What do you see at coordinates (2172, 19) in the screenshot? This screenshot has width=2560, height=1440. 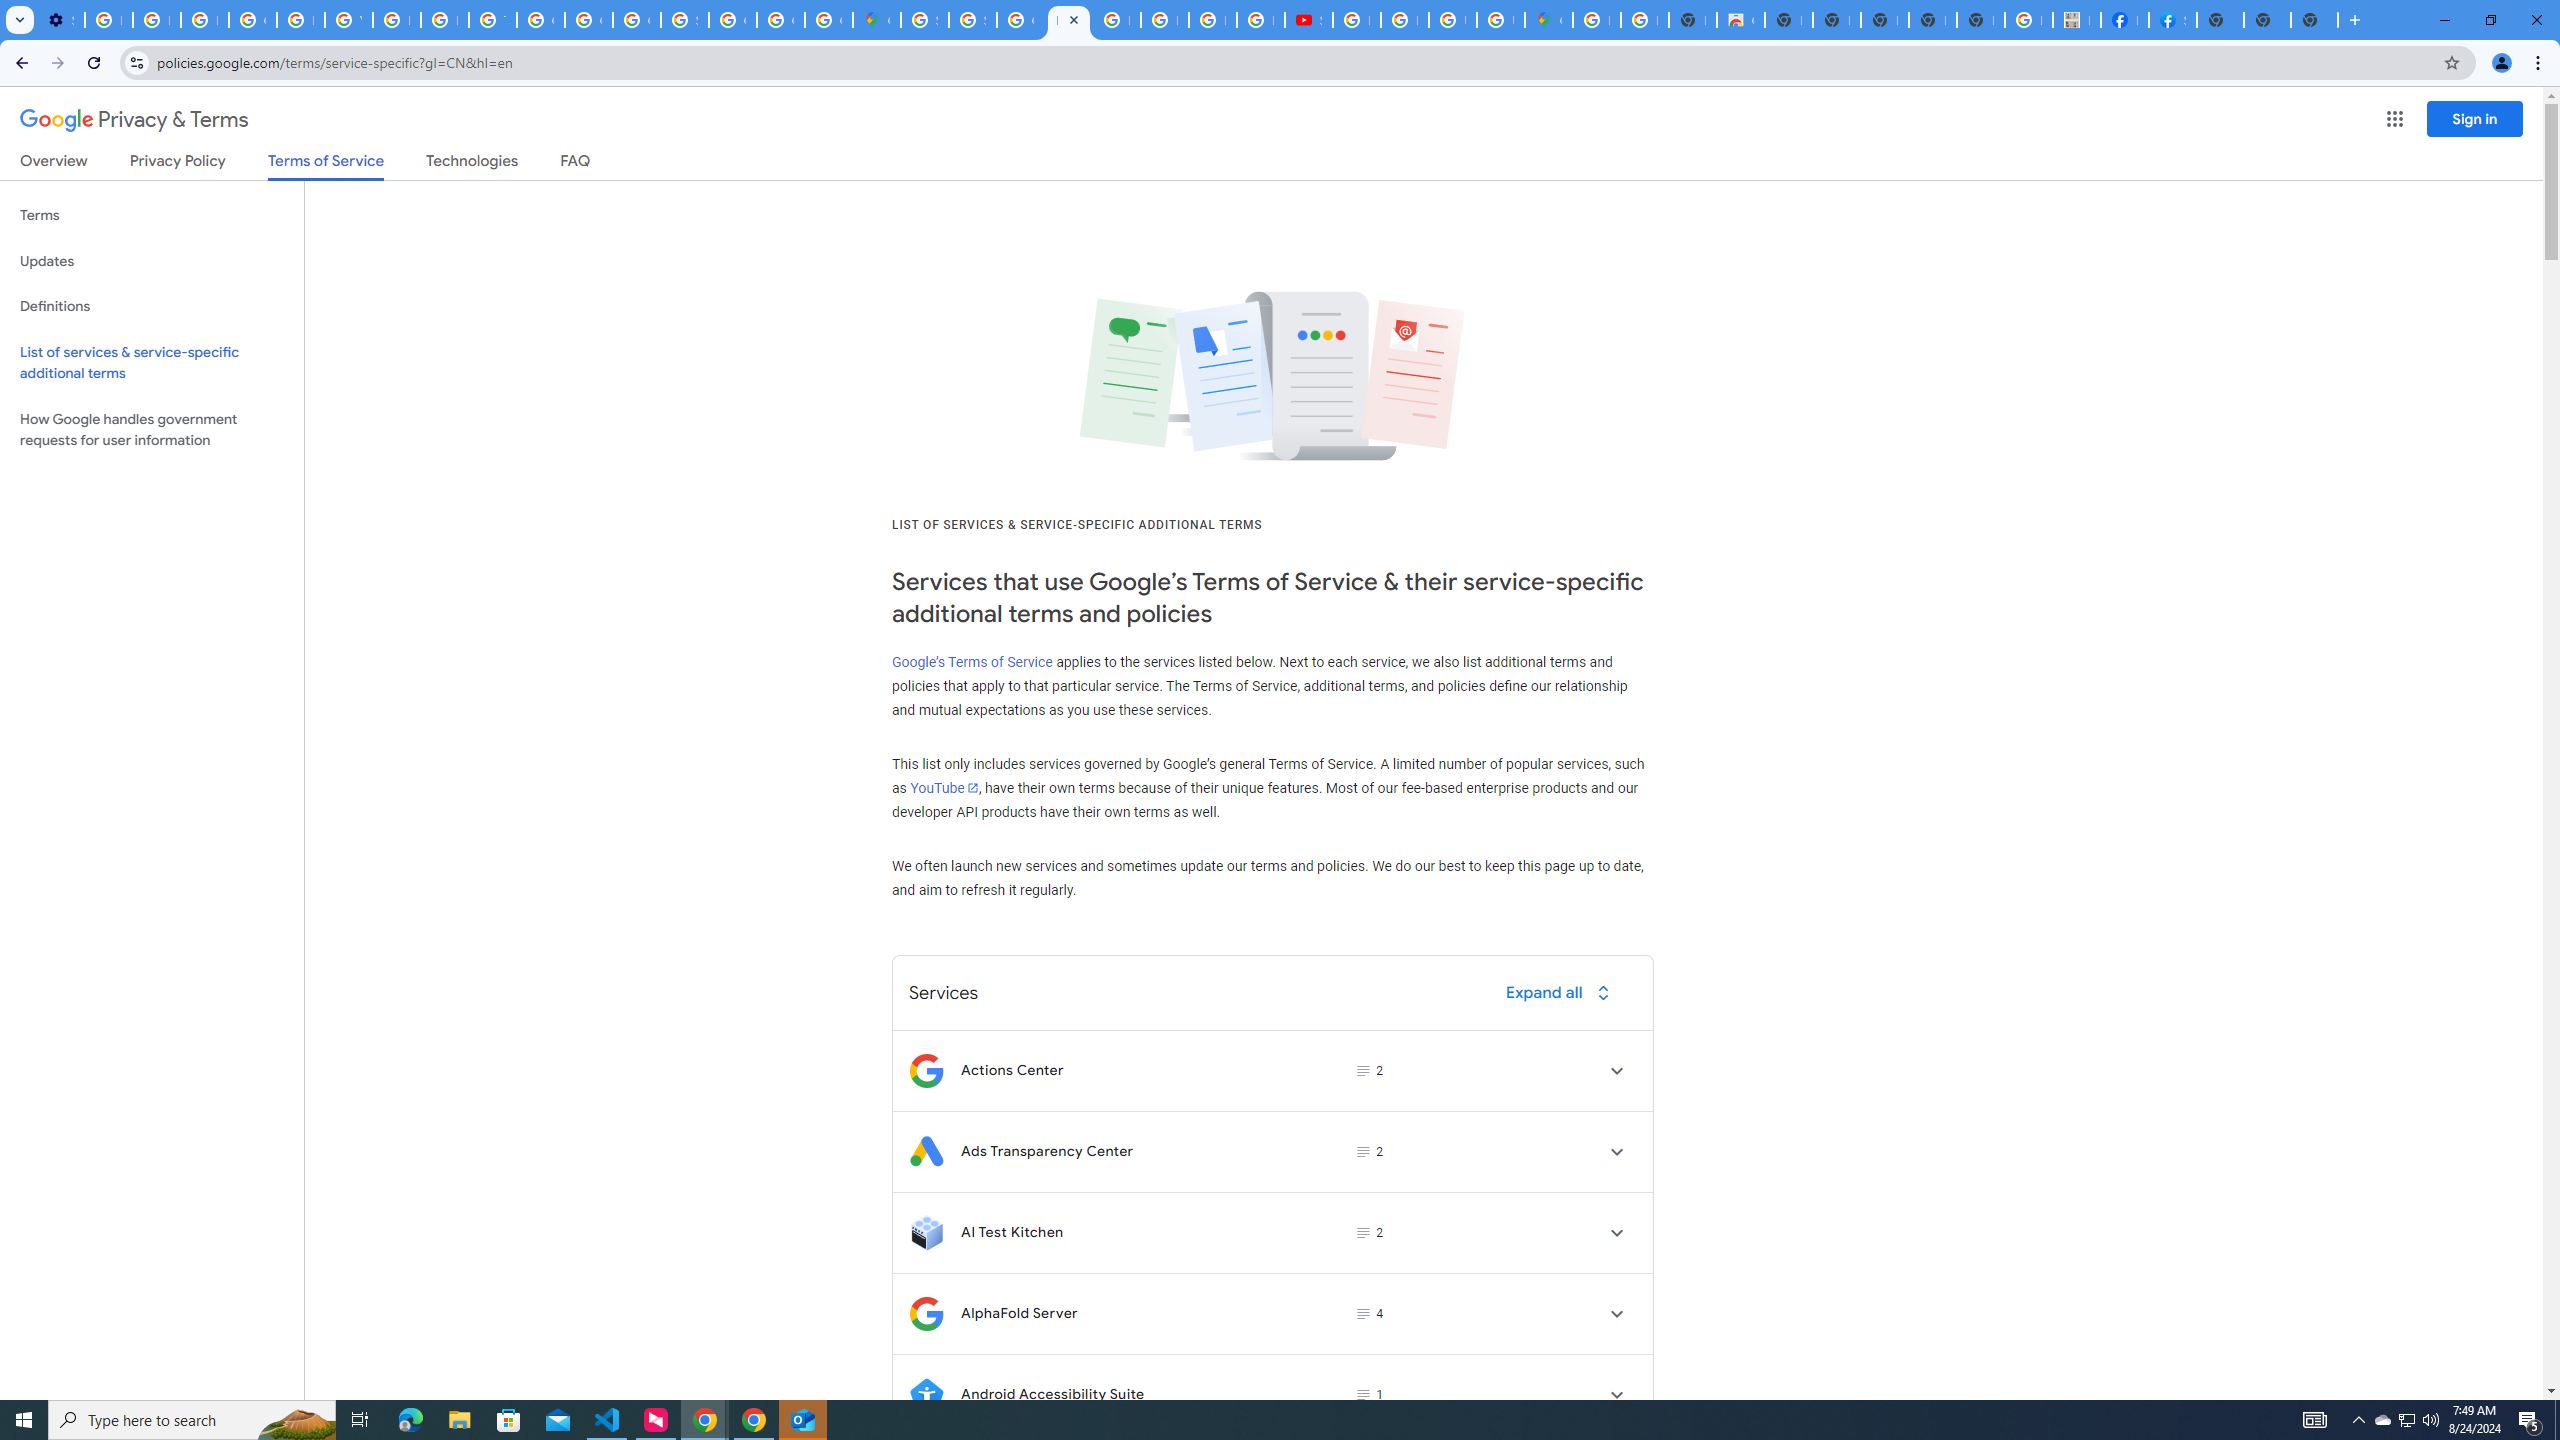 I see `'Sign Up for Facebook'` at bounding box center [2172, 19].